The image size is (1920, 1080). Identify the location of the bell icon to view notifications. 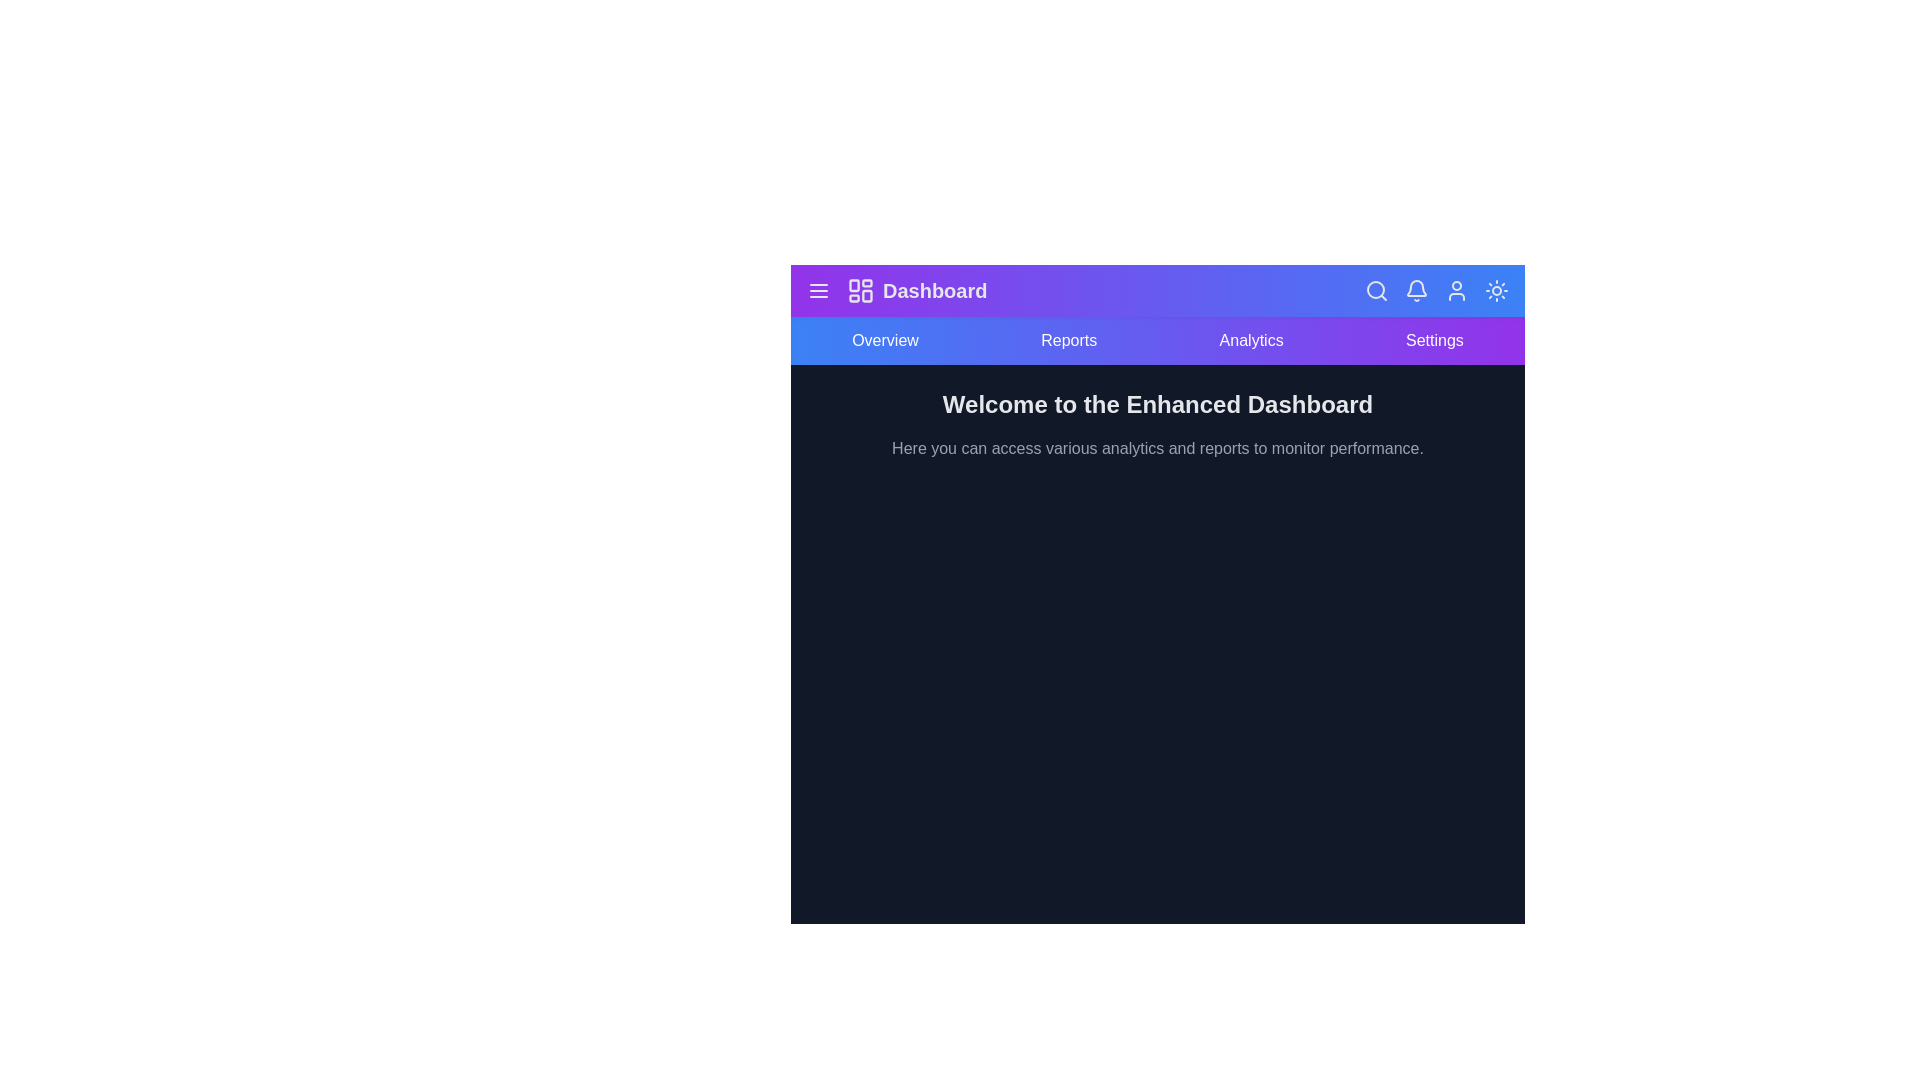
(1415, 290).